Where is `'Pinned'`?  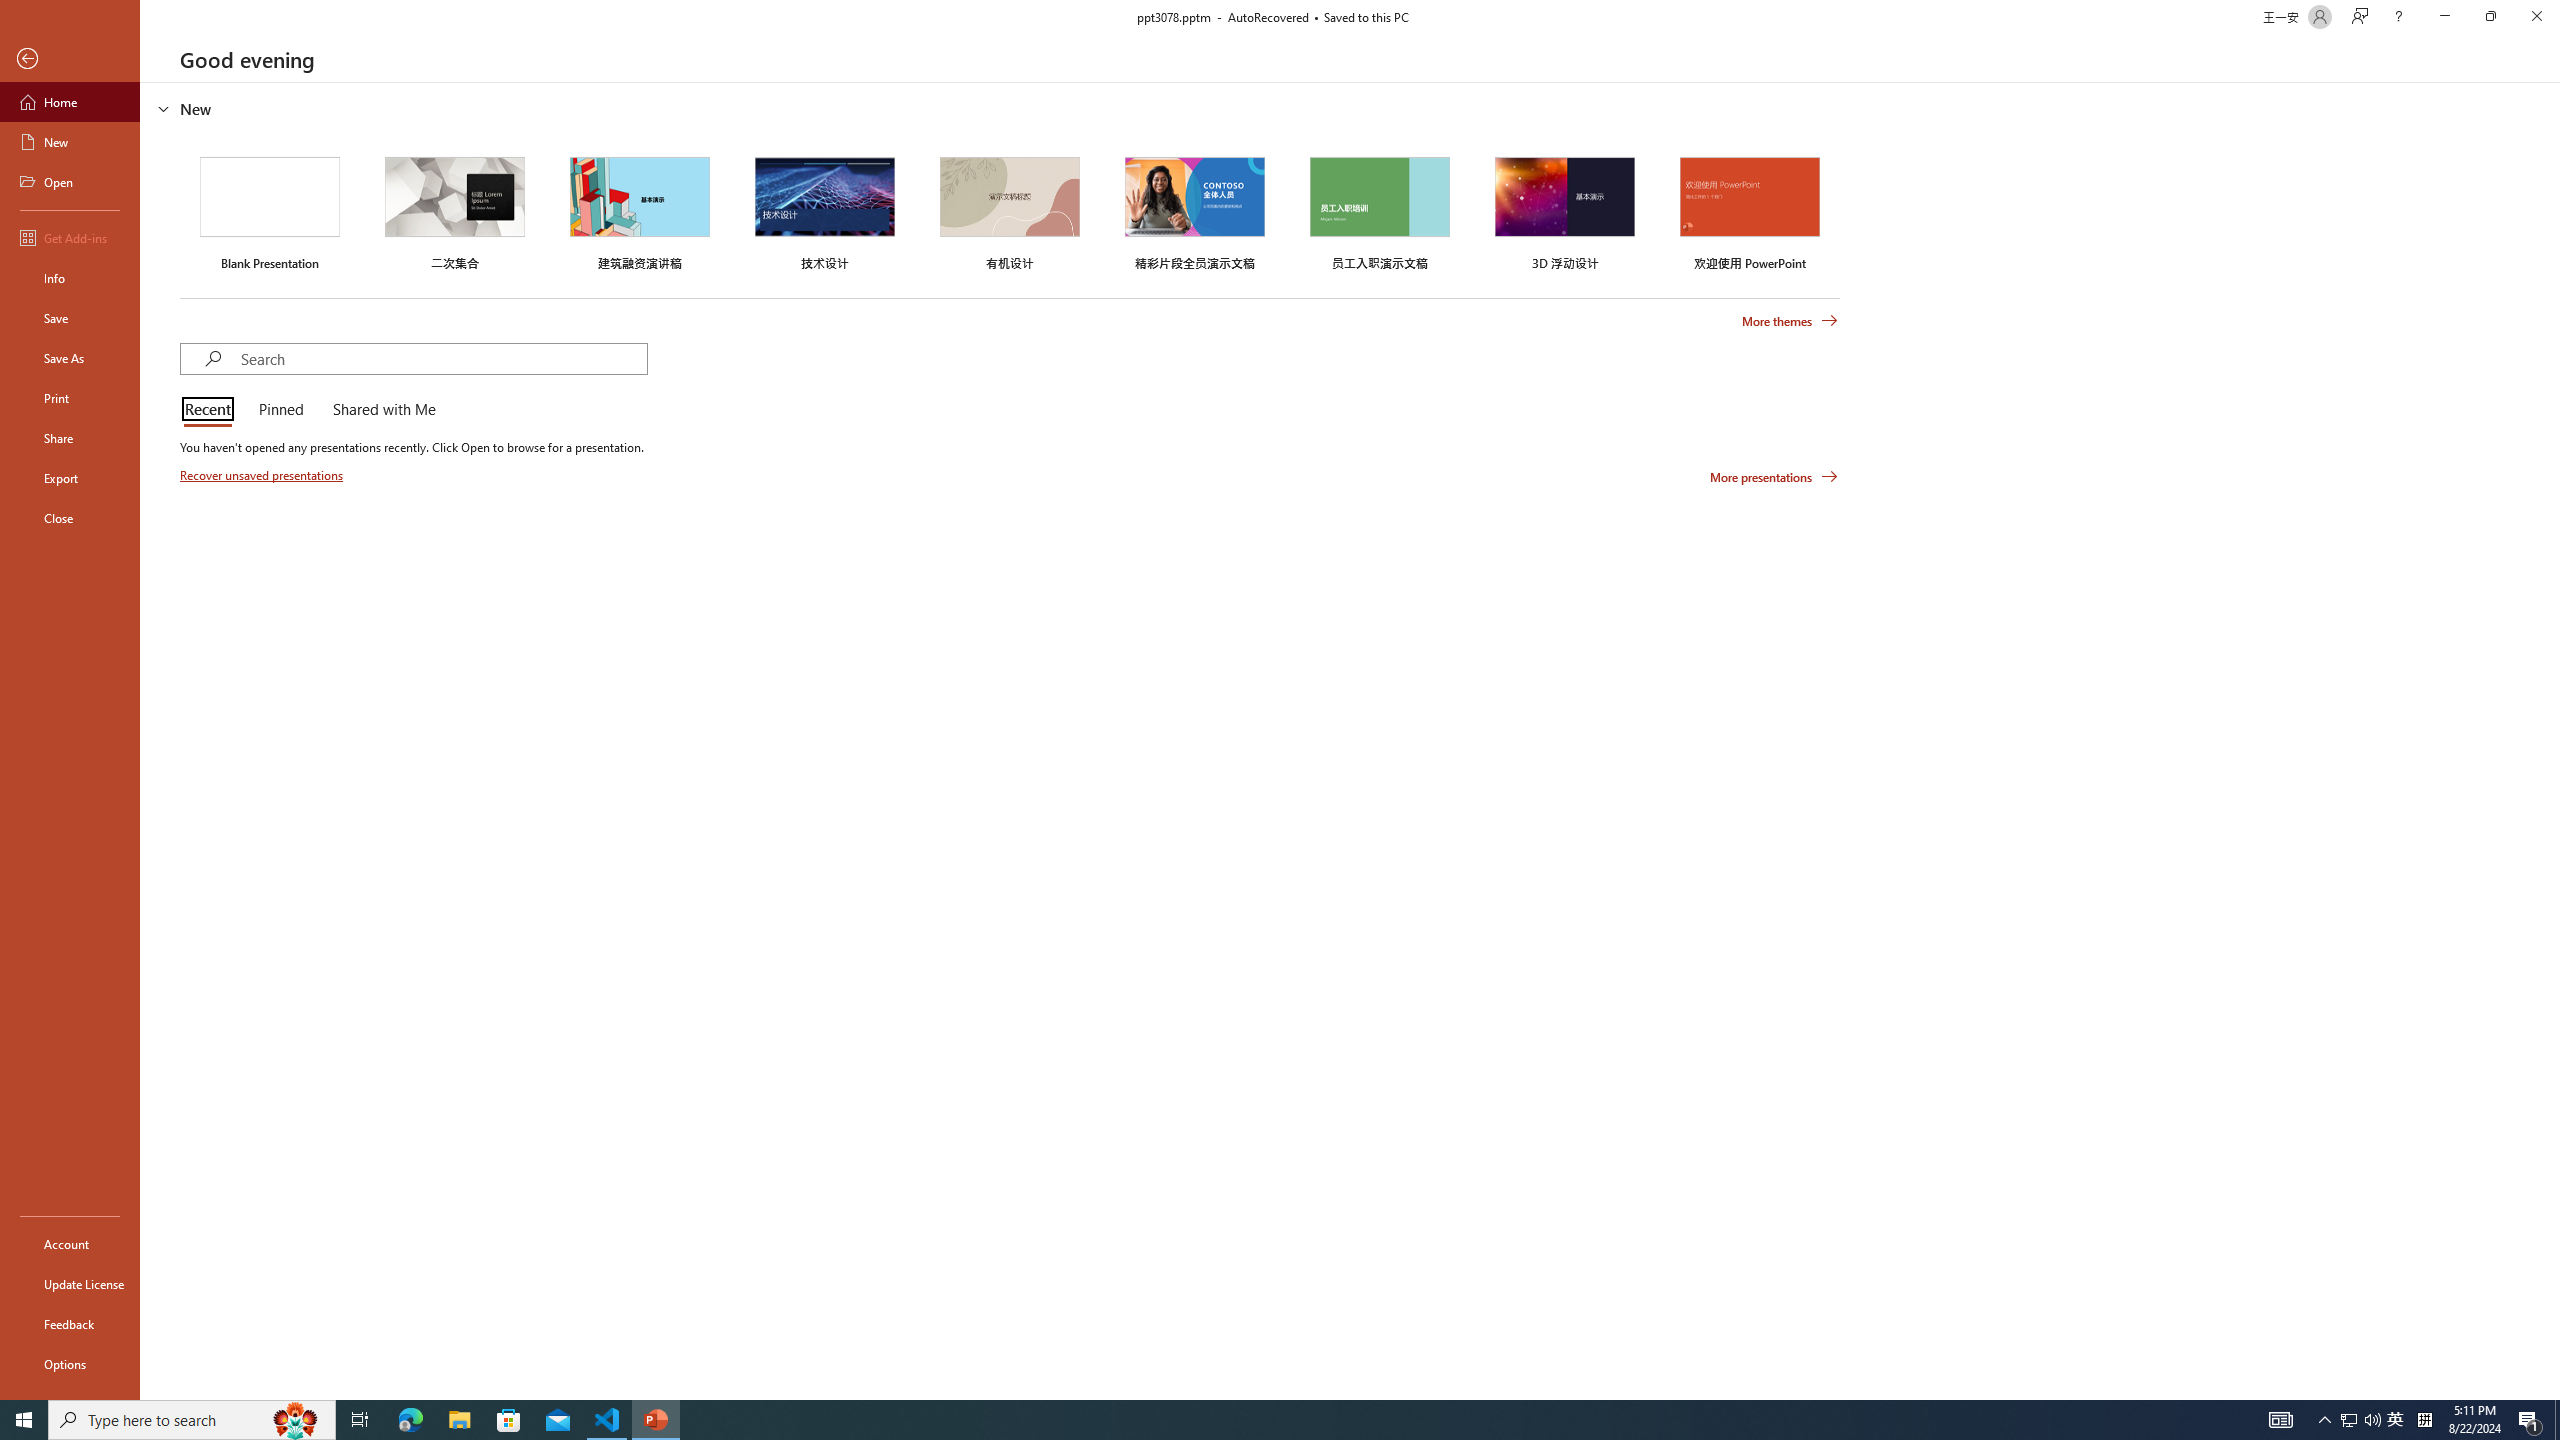 'Pinned' is located at coordinates (280, 410).